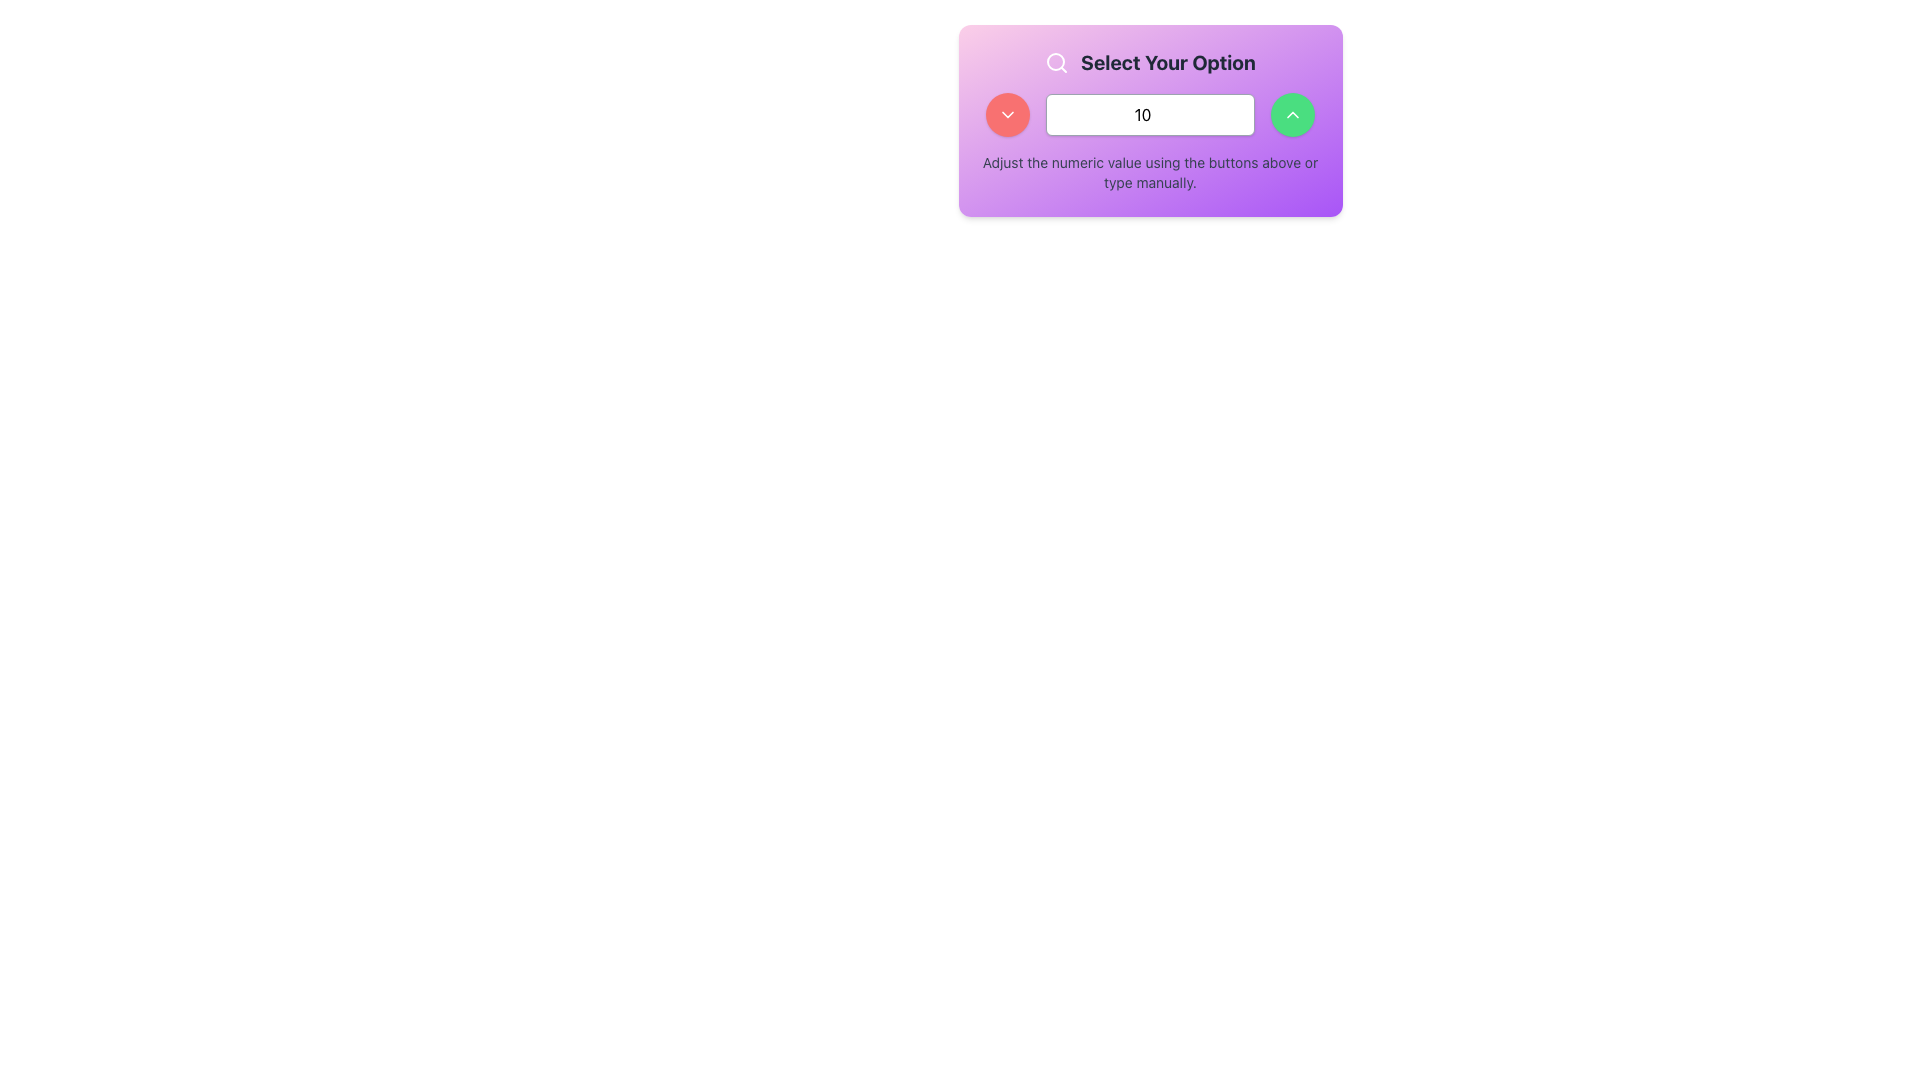  I want to click on the text label that serves as the header for the card interface, positioned at the top of the card component, so click(1150, 61).